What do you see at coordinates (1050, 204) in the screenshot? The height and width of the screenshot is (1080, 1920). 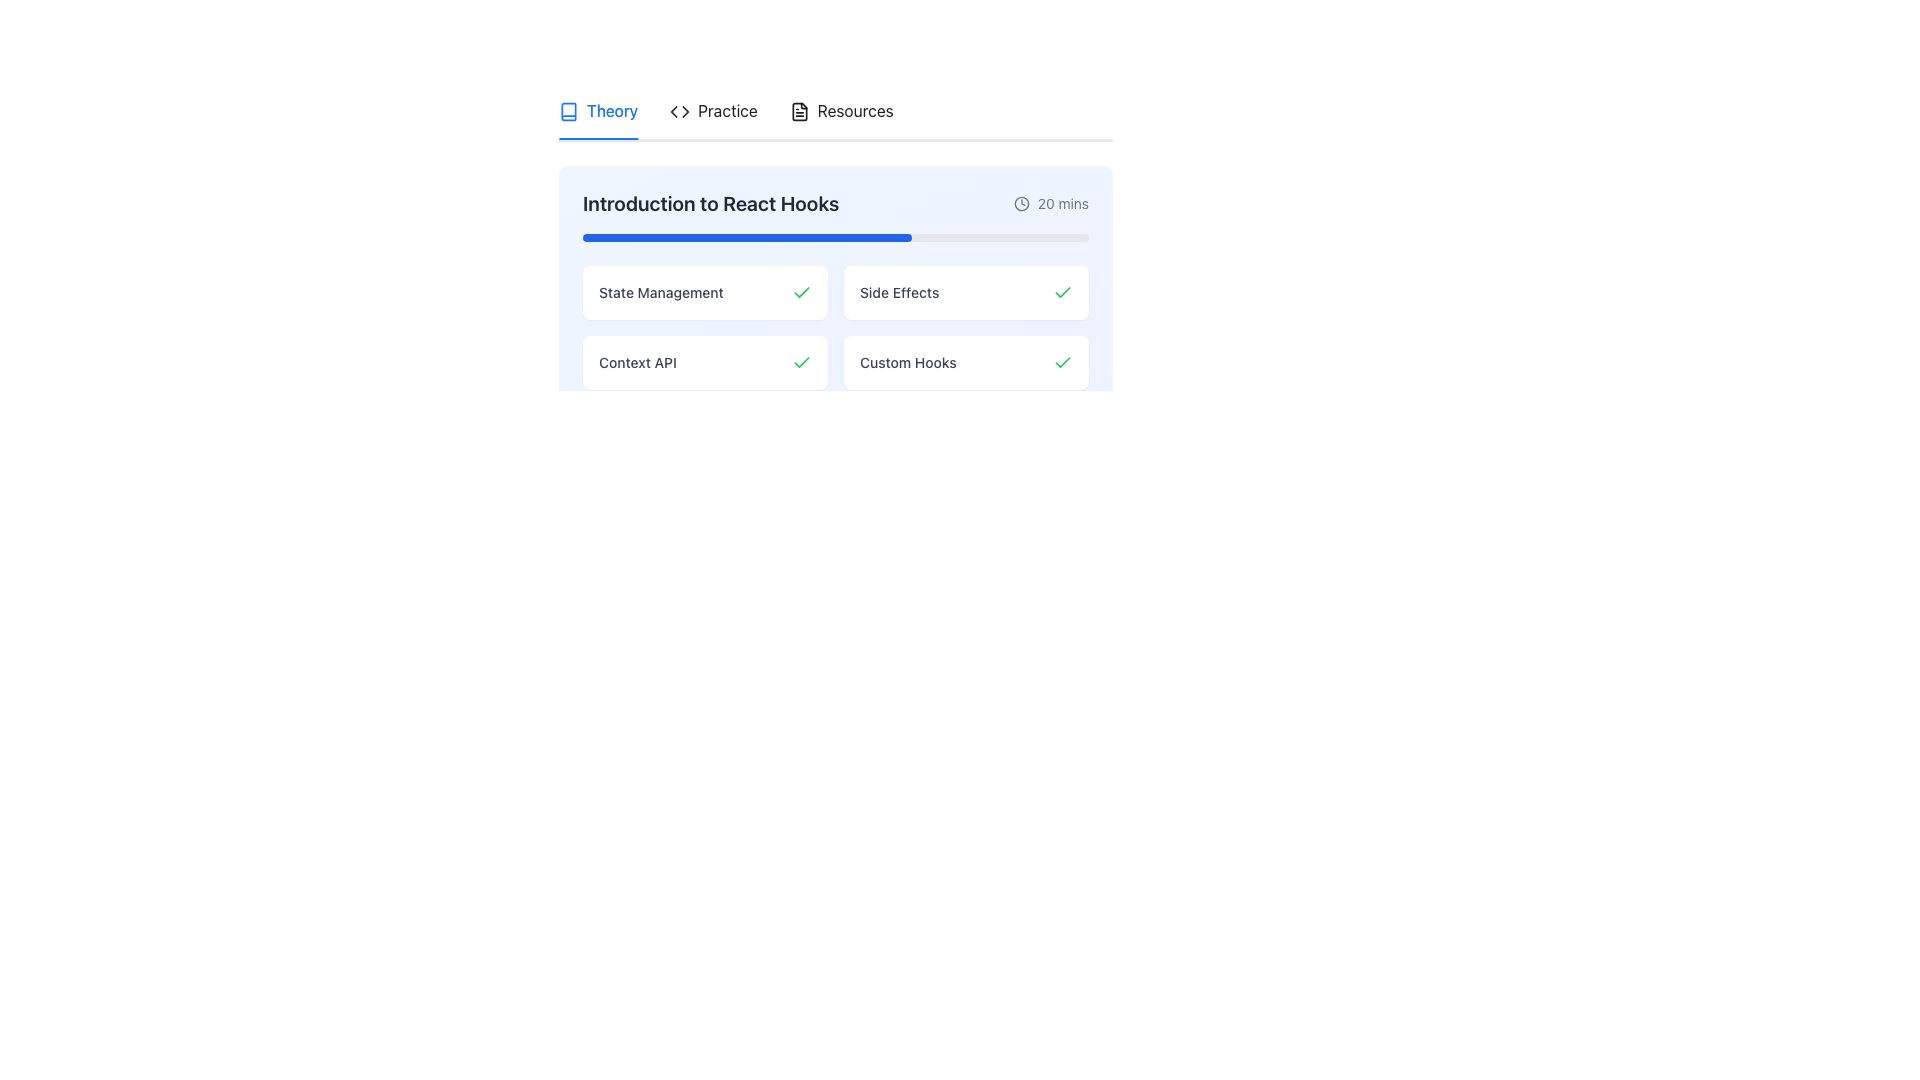 I see `estimated time duration displayed for the topic 'Introduction to React Hooks', which is located in the top-right of the block adjacent to the progress bar` at bounding box center [1050, 204].